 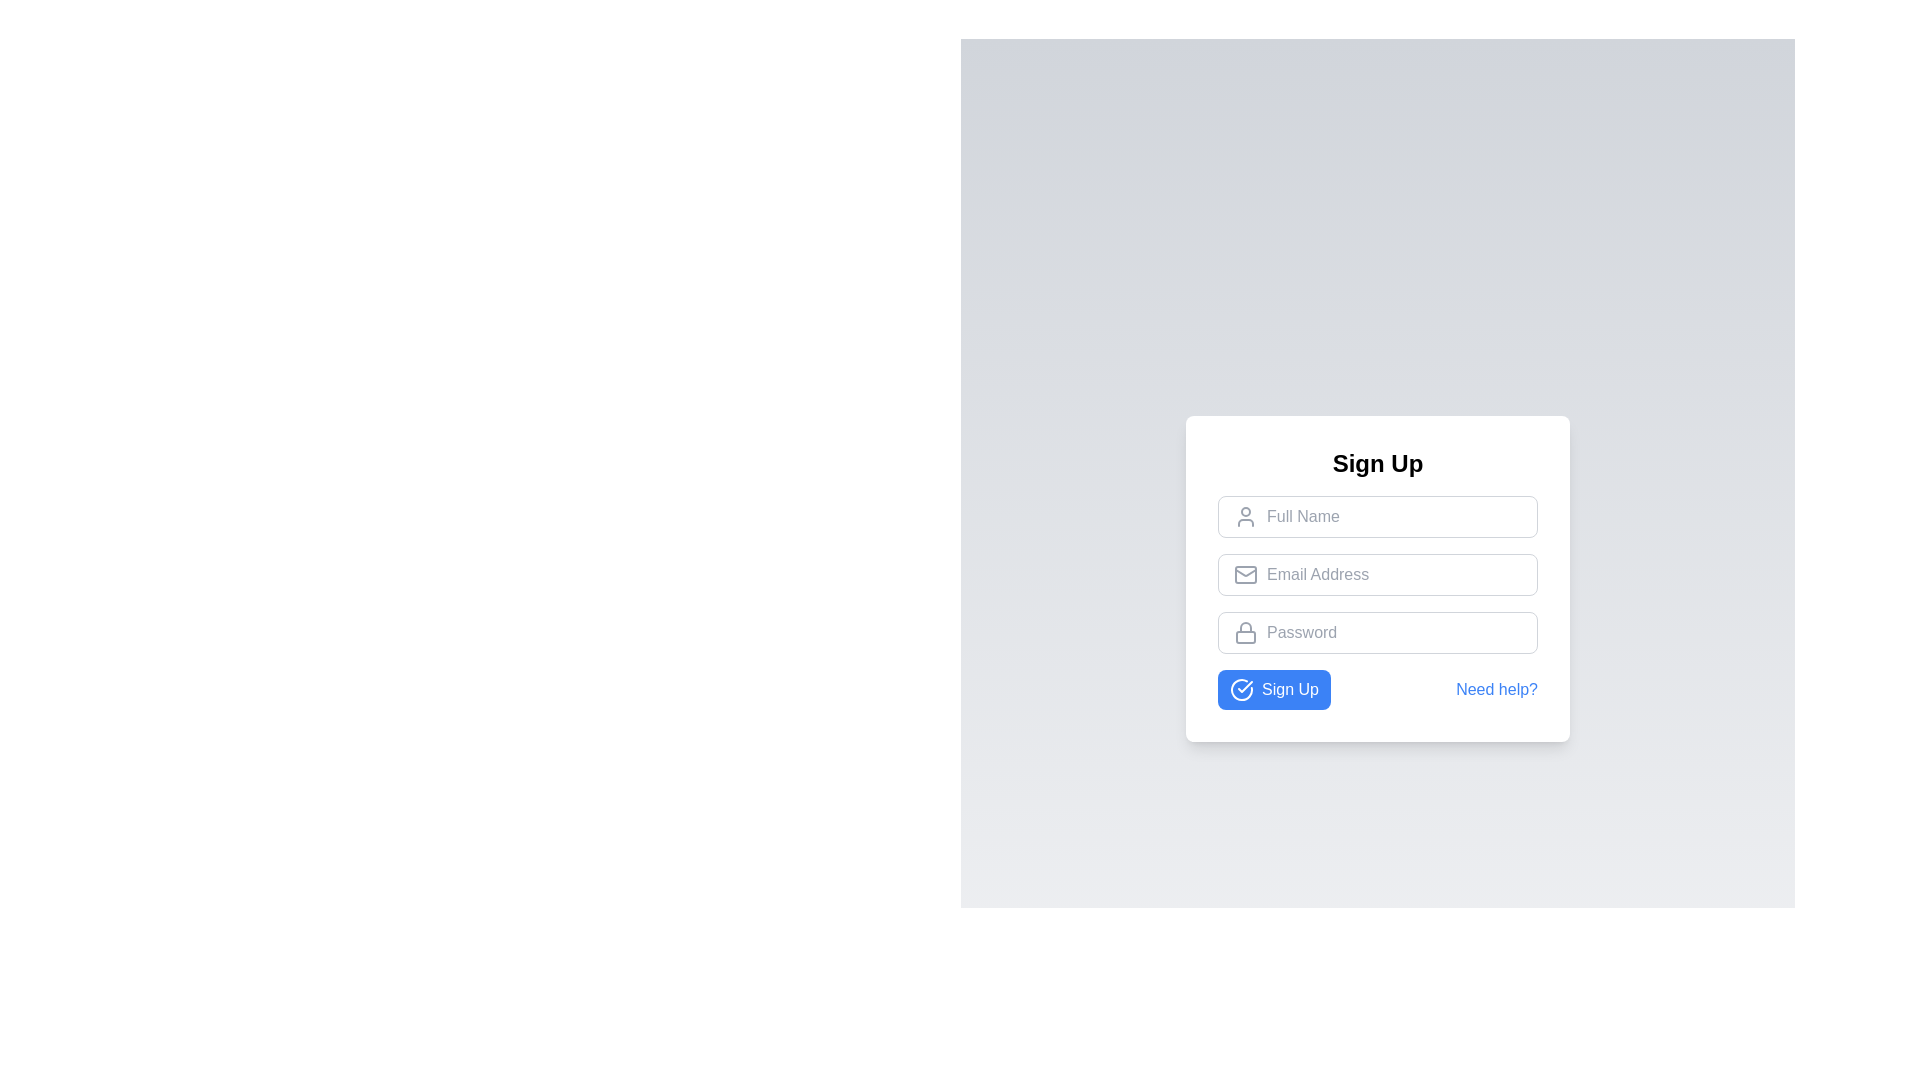 What do you see at coordinates (1376, 632) in the screenshot?
I see `the Password input field located below the 'Full Name' and 'Email Address' input fields in the 'Sign Up' section to focus on it` at bounding box center [1376, 632].